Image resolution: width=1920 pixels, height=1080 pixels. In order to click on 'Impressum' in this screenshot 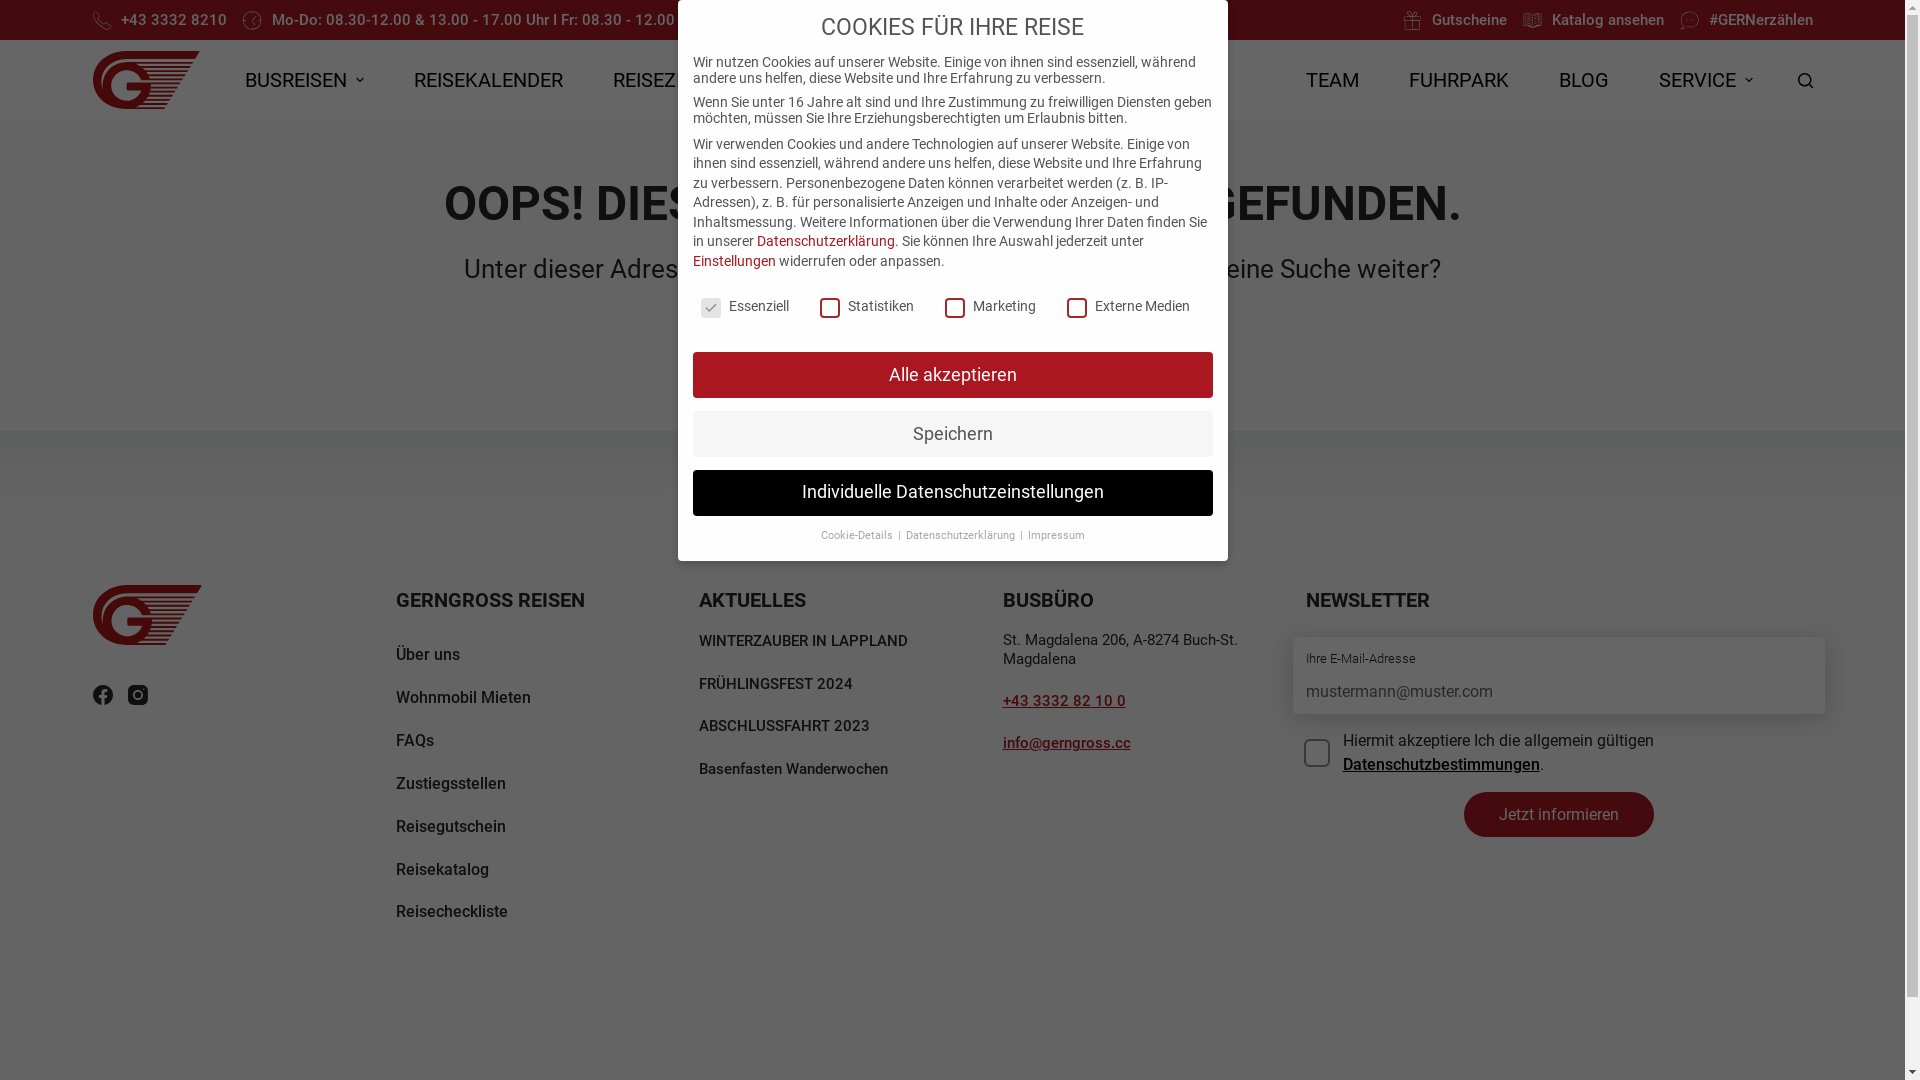, I will do `click(1055, 534)`.